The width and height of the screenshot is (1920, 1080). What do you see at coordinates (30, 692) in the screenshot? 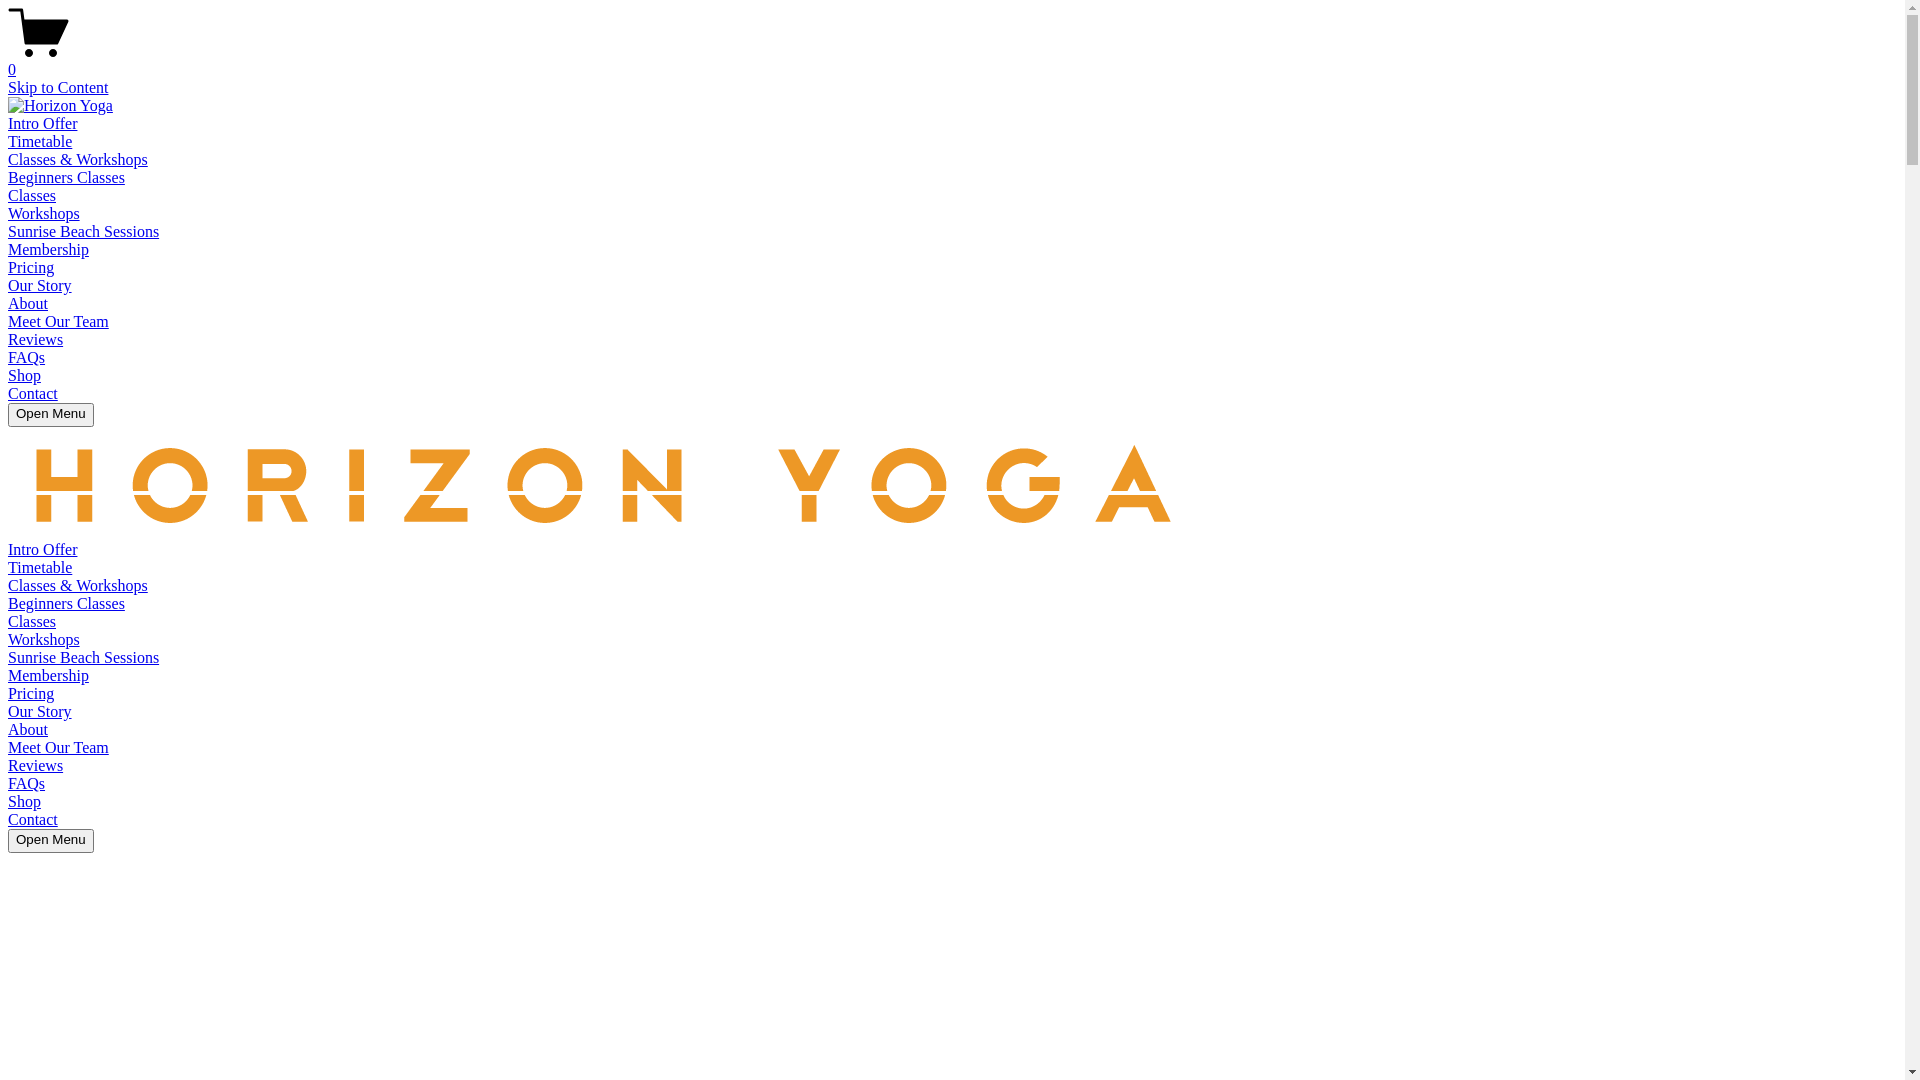
I see `'Pricing'` at bounding box center [30, 692].